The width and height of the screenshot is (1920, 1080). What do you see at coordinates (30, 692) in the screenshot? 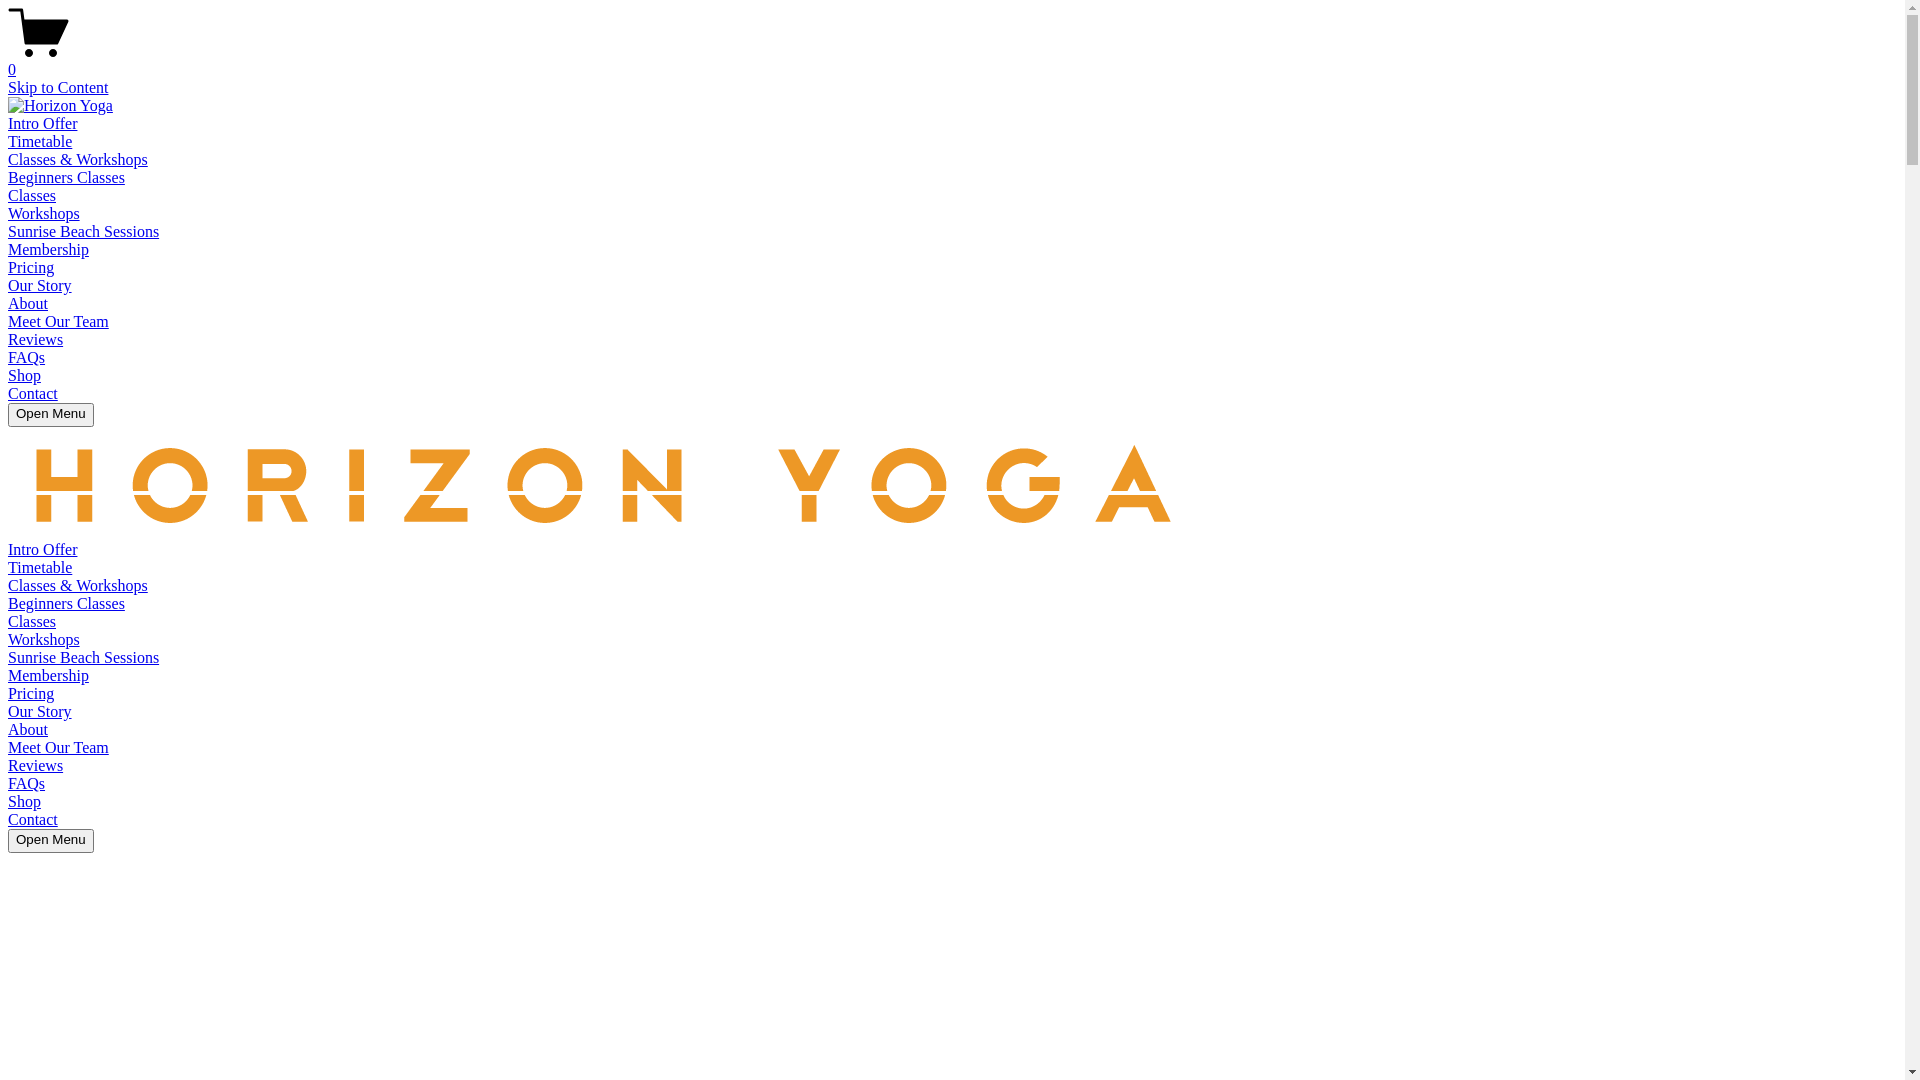
I see `'Pricing'` at bounding box center [30, 692].